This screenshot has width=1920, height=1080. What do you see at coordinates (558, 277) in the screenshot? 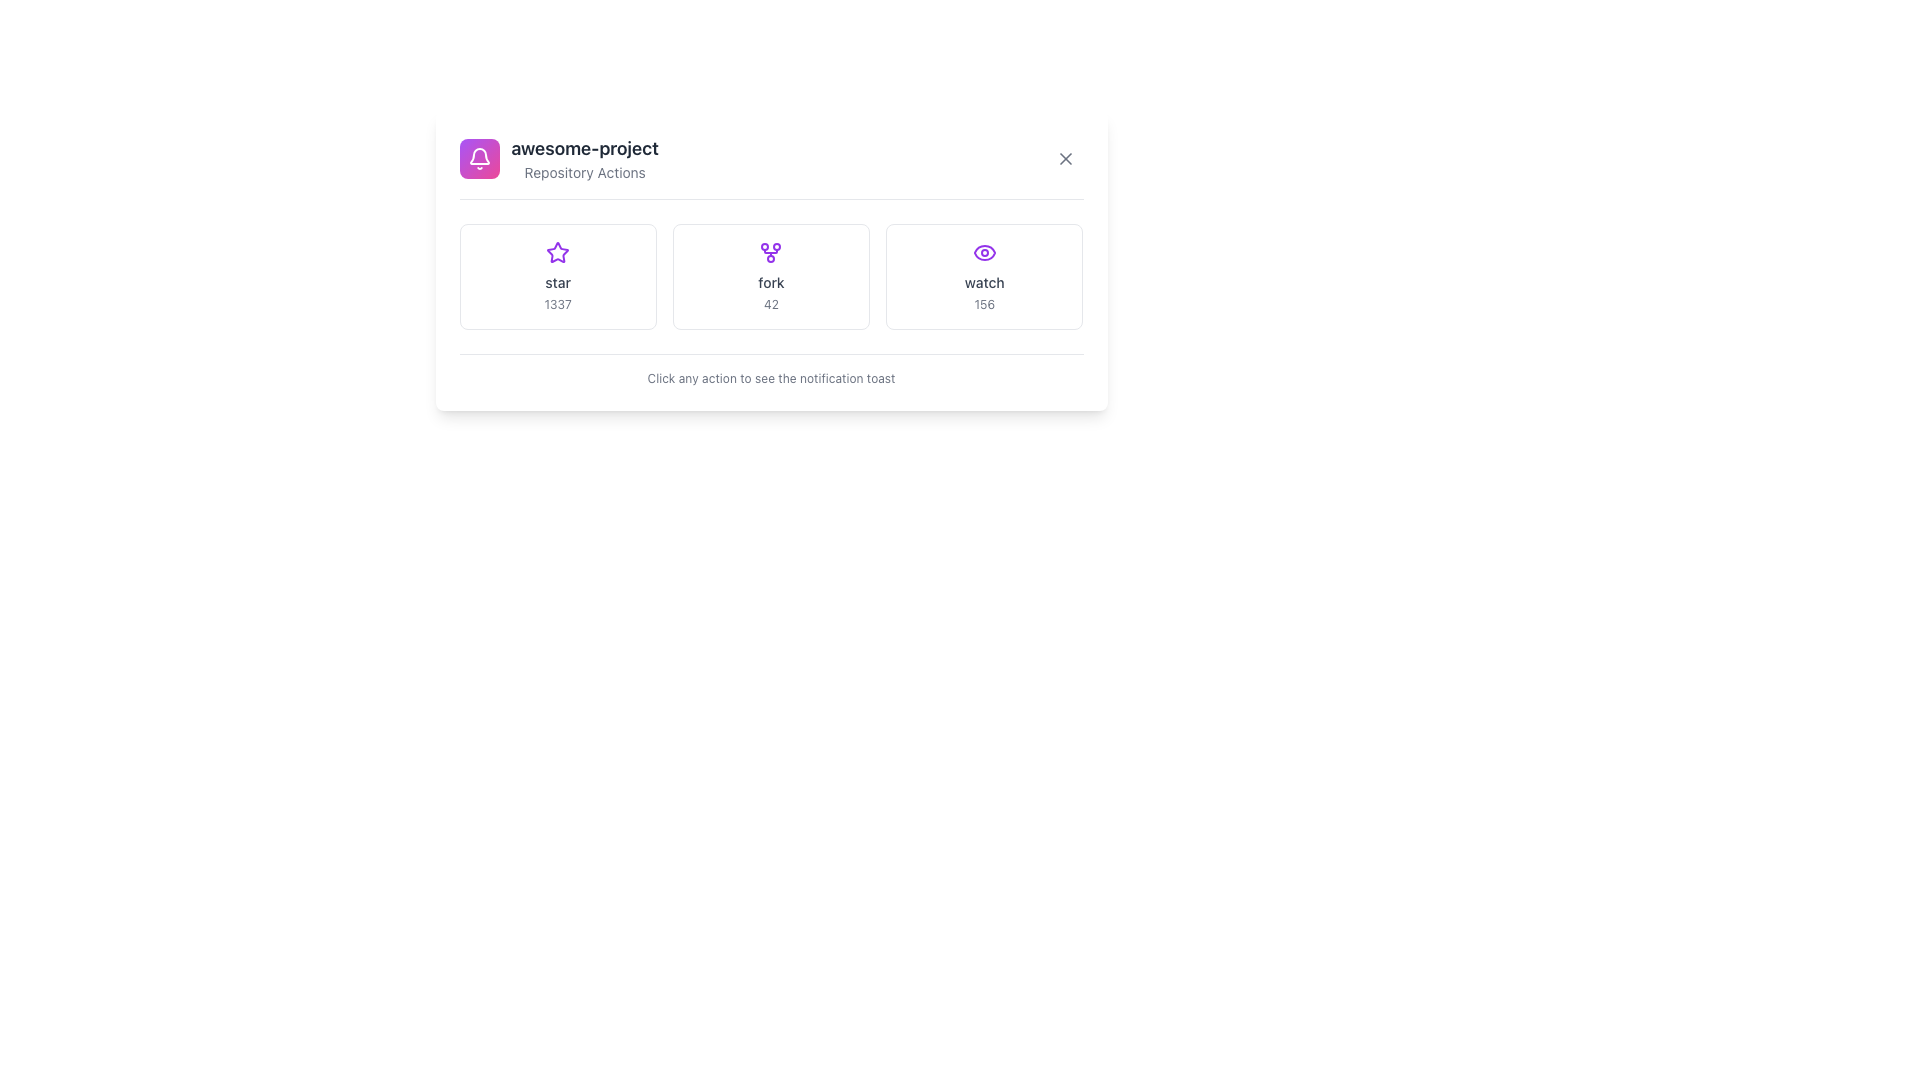
I see `the first card-shaped button in the grid layout that contains a purple star icon and the word 'star' to star the project` at bounding box center [558, 277].